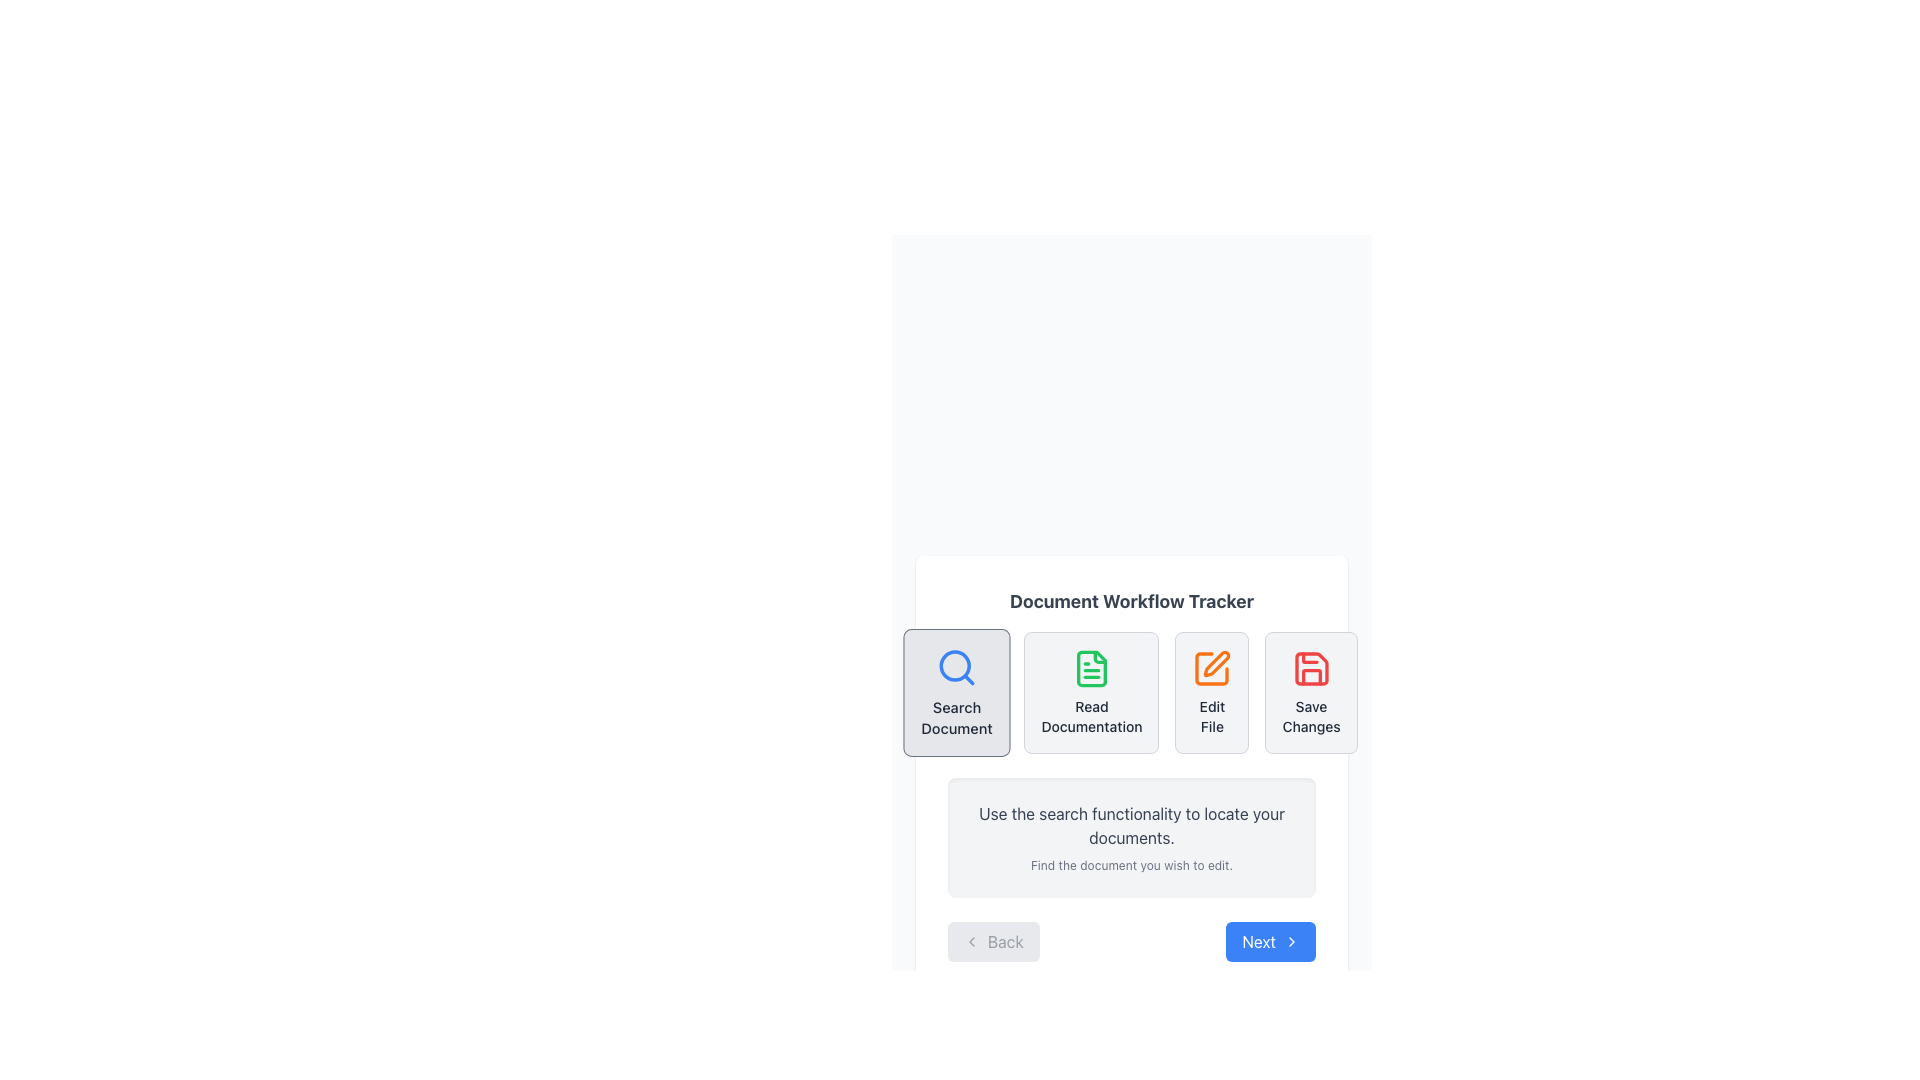  I want to click on the save icon located within the 'Save Changes' card, so click(1311, 668).